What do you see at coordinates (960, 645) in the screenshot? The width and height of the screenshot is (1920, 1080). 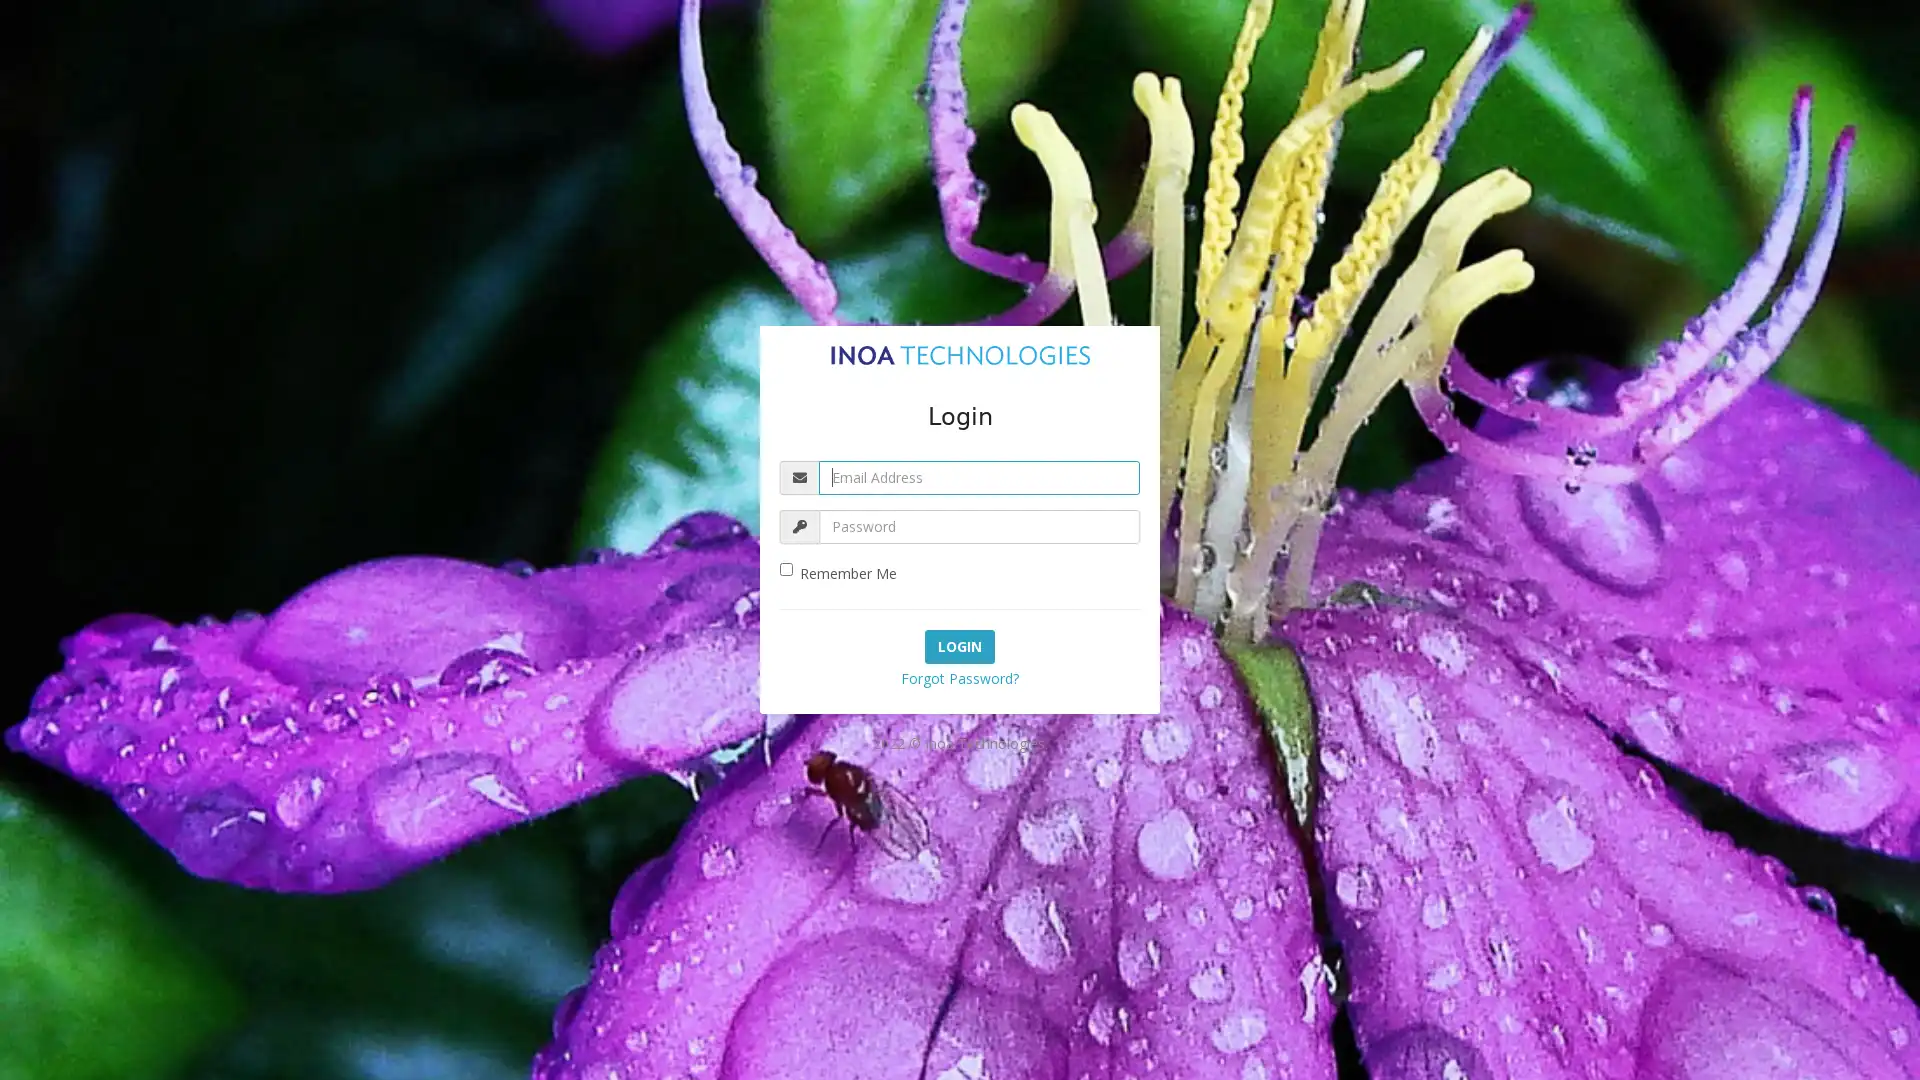 I see `Login` at bounding box center [960, 645].